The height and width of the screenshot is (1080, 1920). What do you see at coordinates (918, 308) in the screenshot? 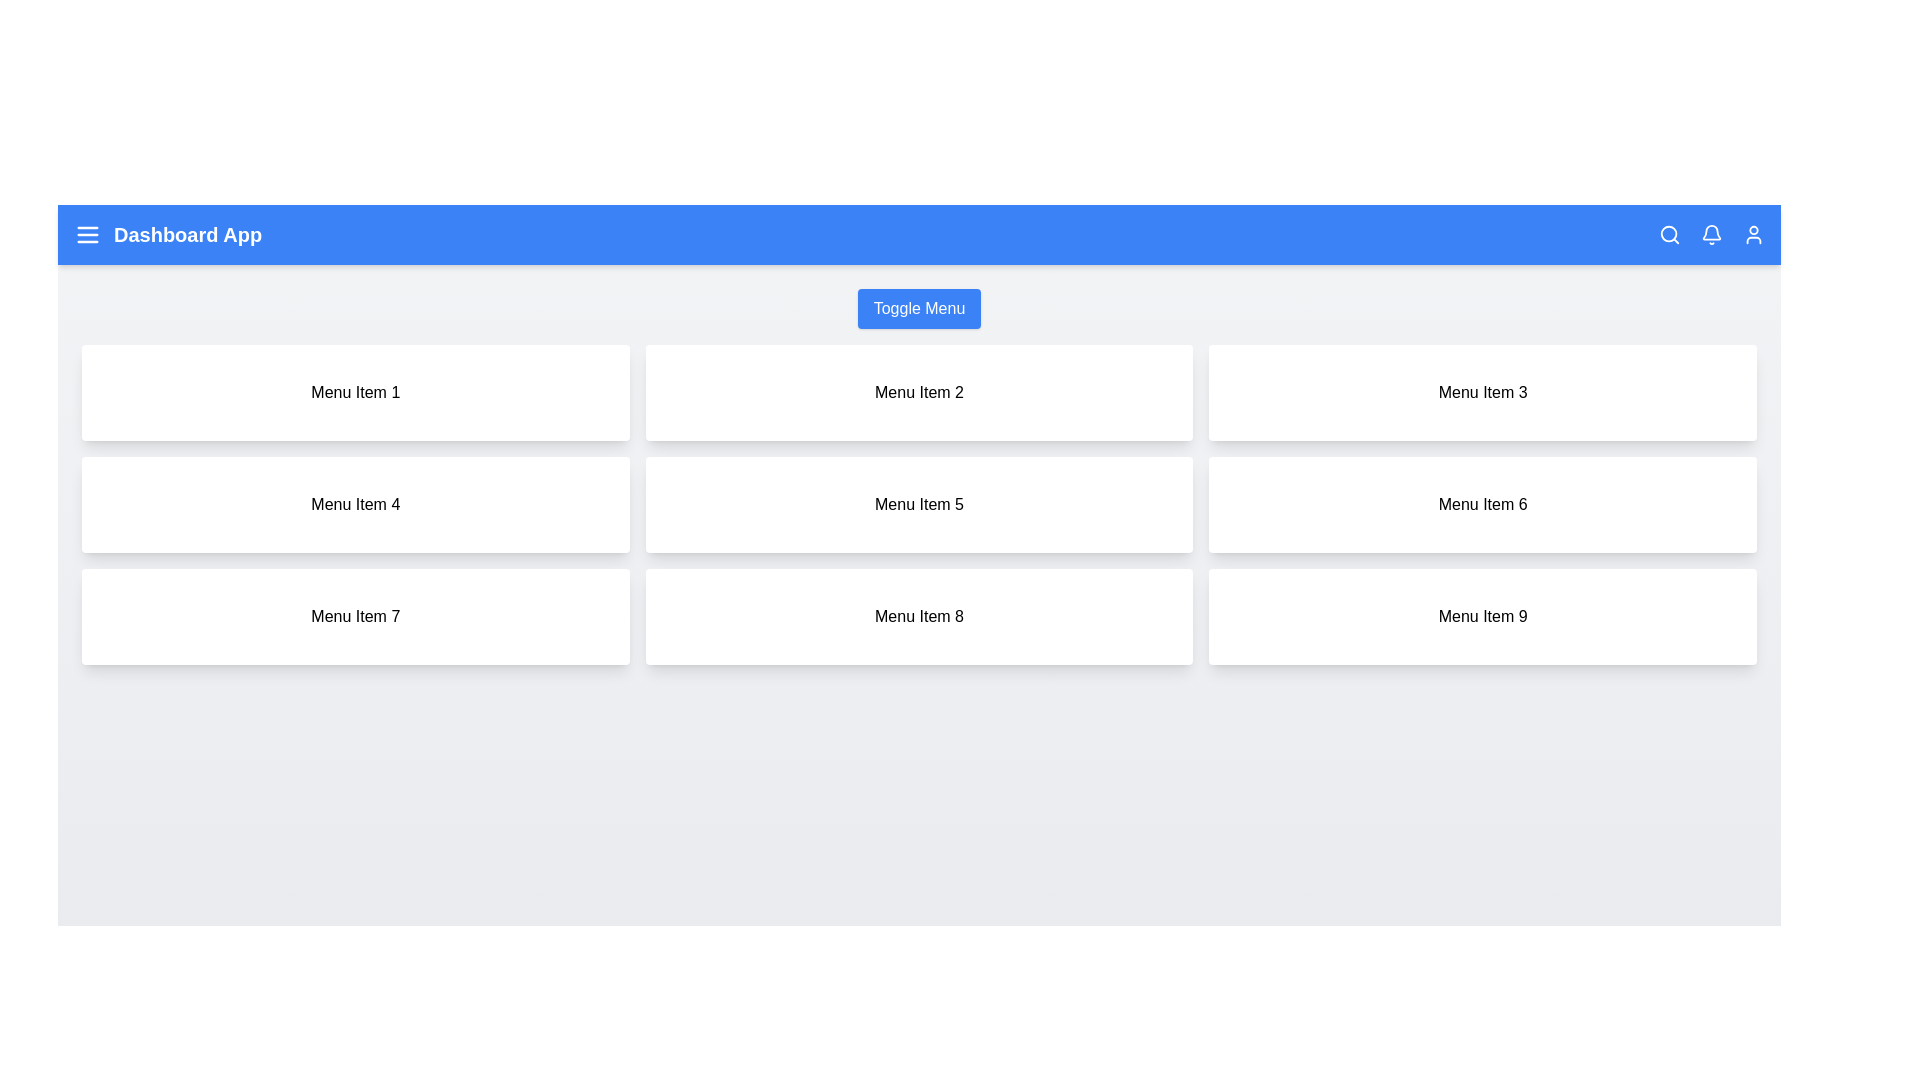
I see `the 'Toggle Menu' button to toggle the visibility of the menu grid` at bounding box center [918, 308].